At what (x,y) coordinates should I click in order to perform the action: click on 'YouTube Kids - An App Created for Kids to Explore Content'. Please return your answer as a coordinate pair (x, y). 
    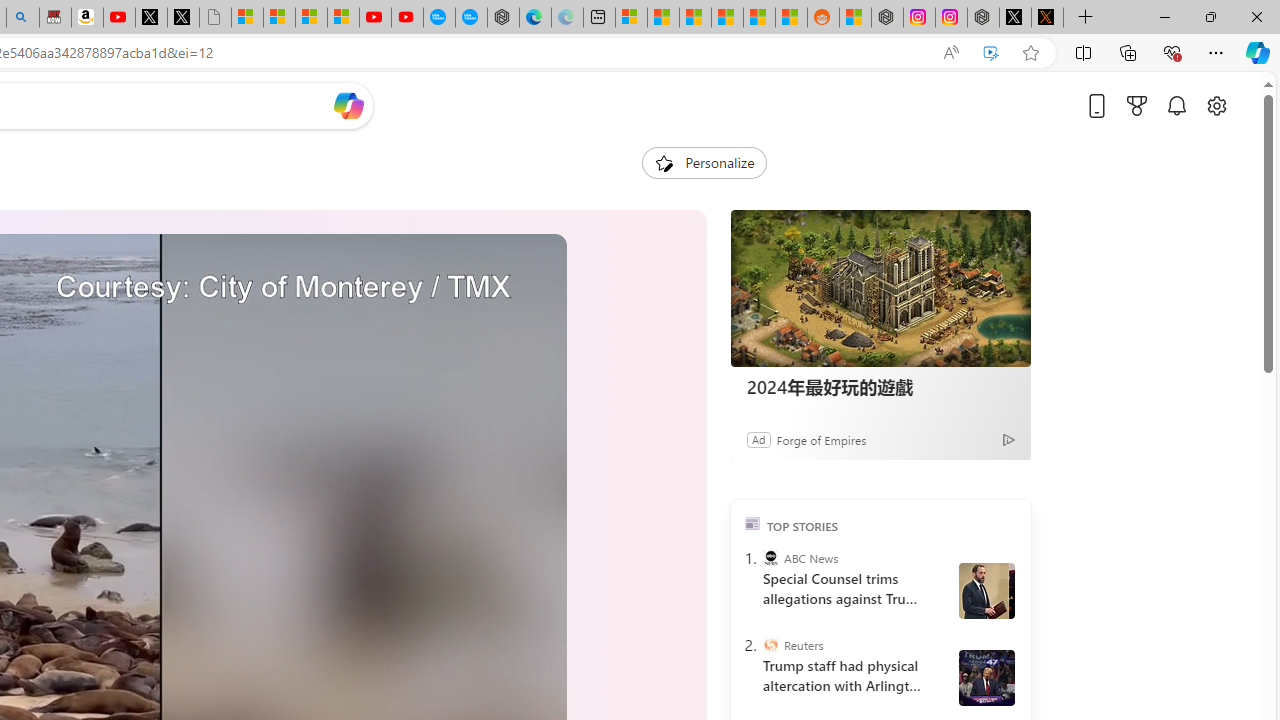
    Looking at the image, I should click on (406, 17).